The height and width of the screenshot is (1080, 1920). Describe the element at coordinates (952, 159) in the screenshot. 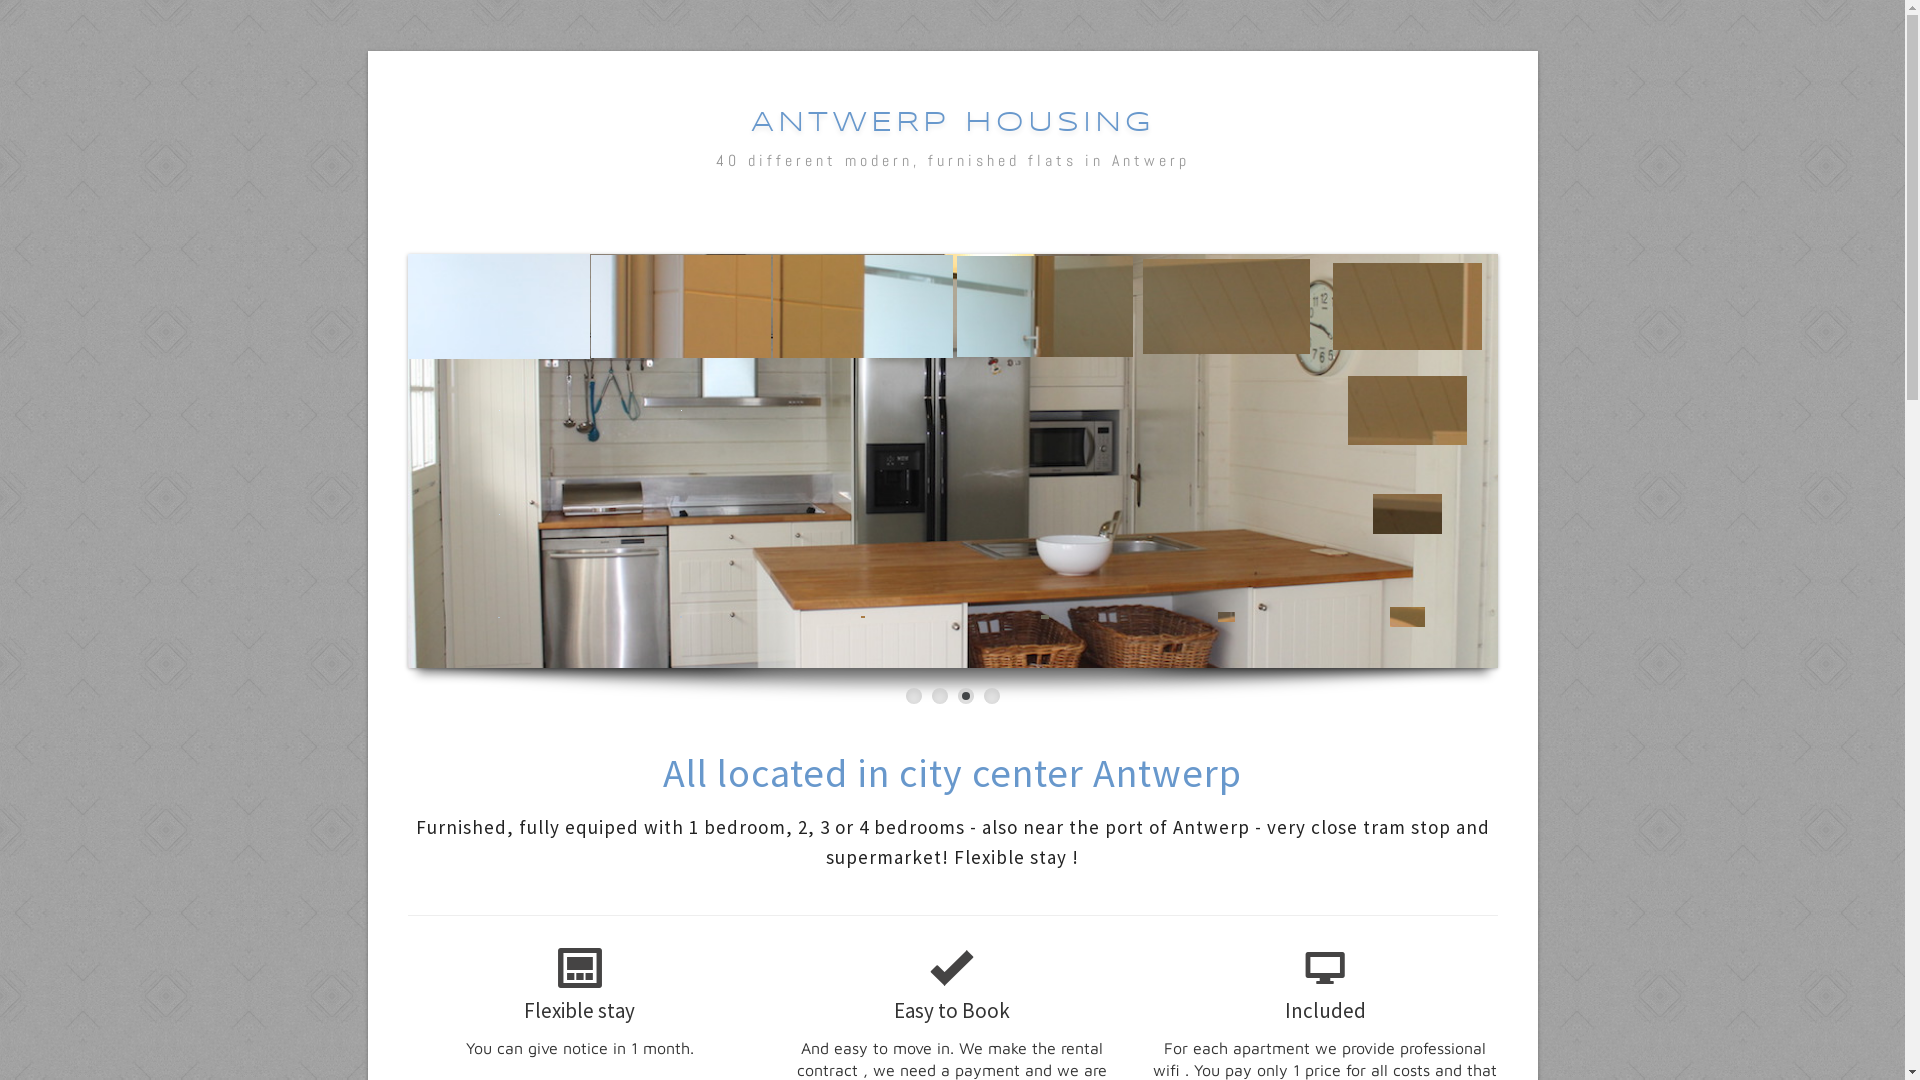

I see `'40 different modern, furnished flats in Antwerp'` at that location.